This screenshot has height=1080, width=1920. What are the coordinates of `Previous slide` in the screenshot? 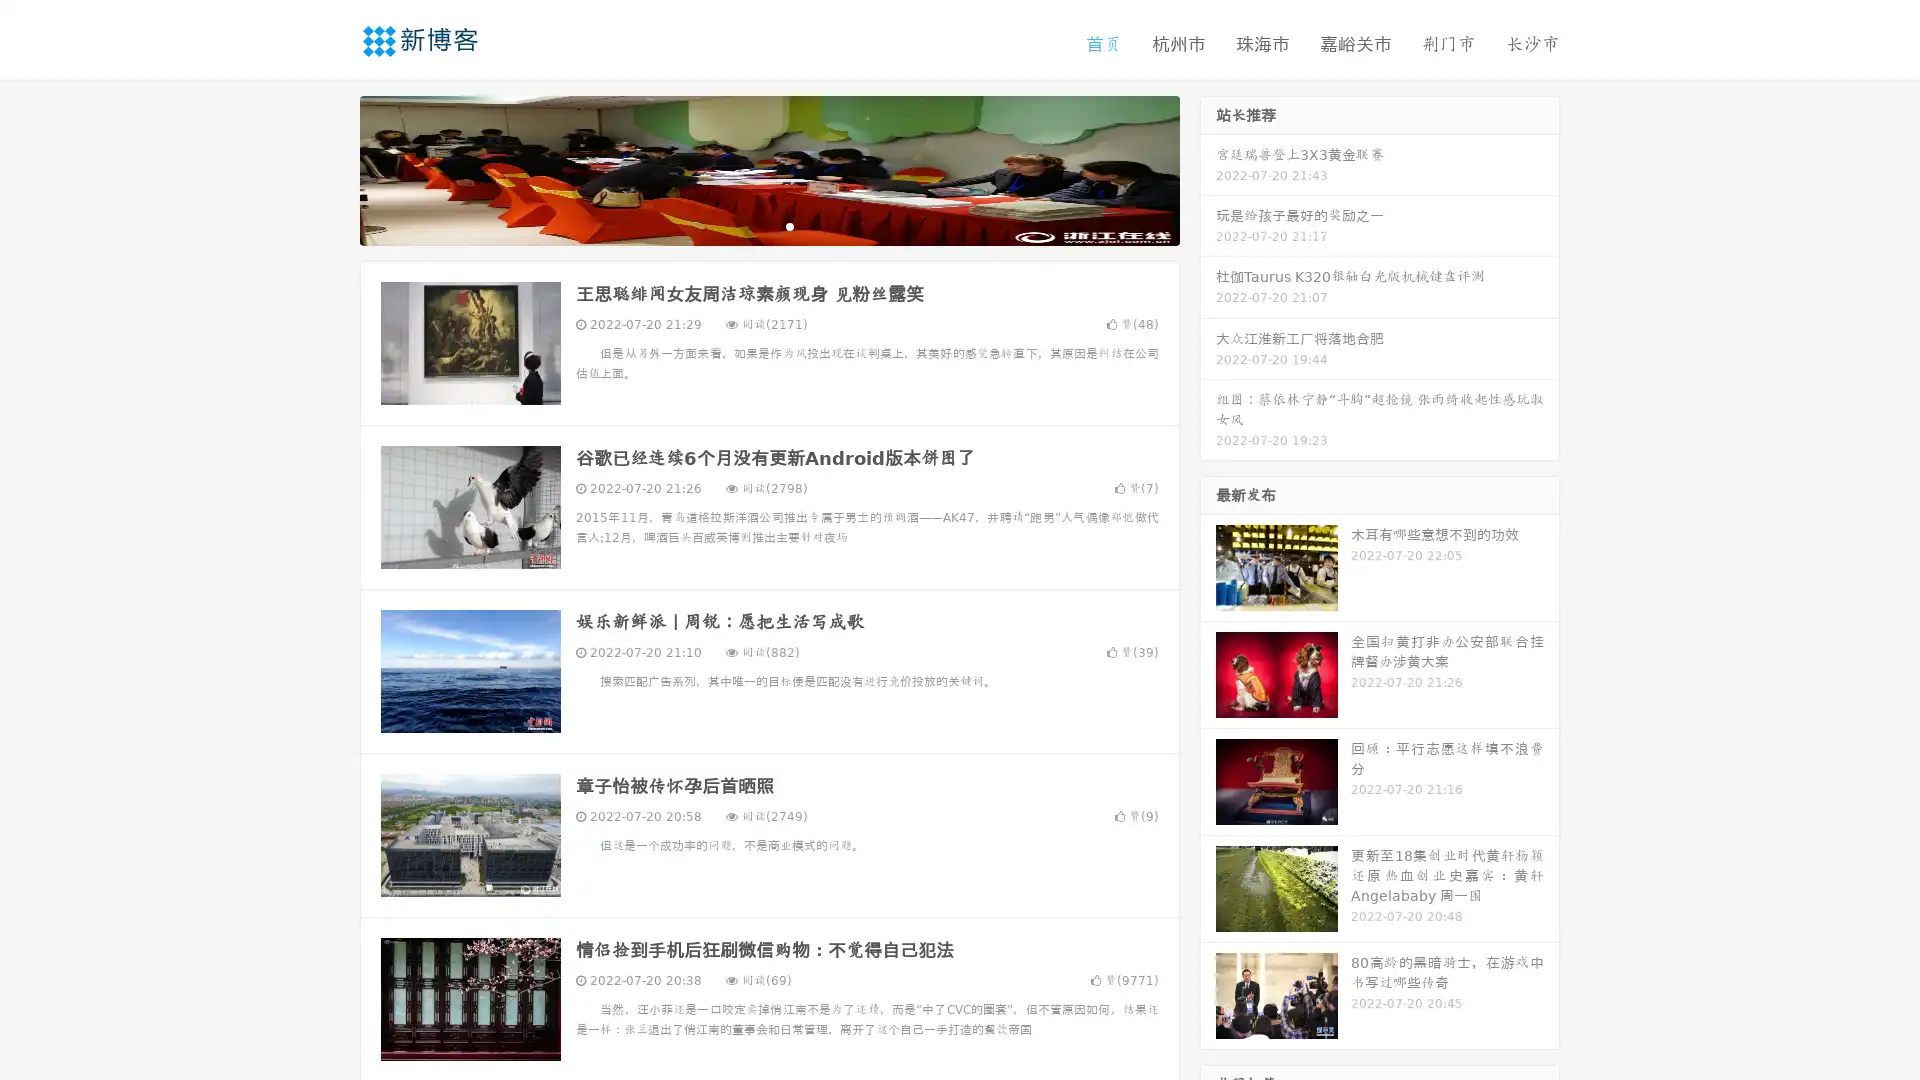 It's located at (330, 168).